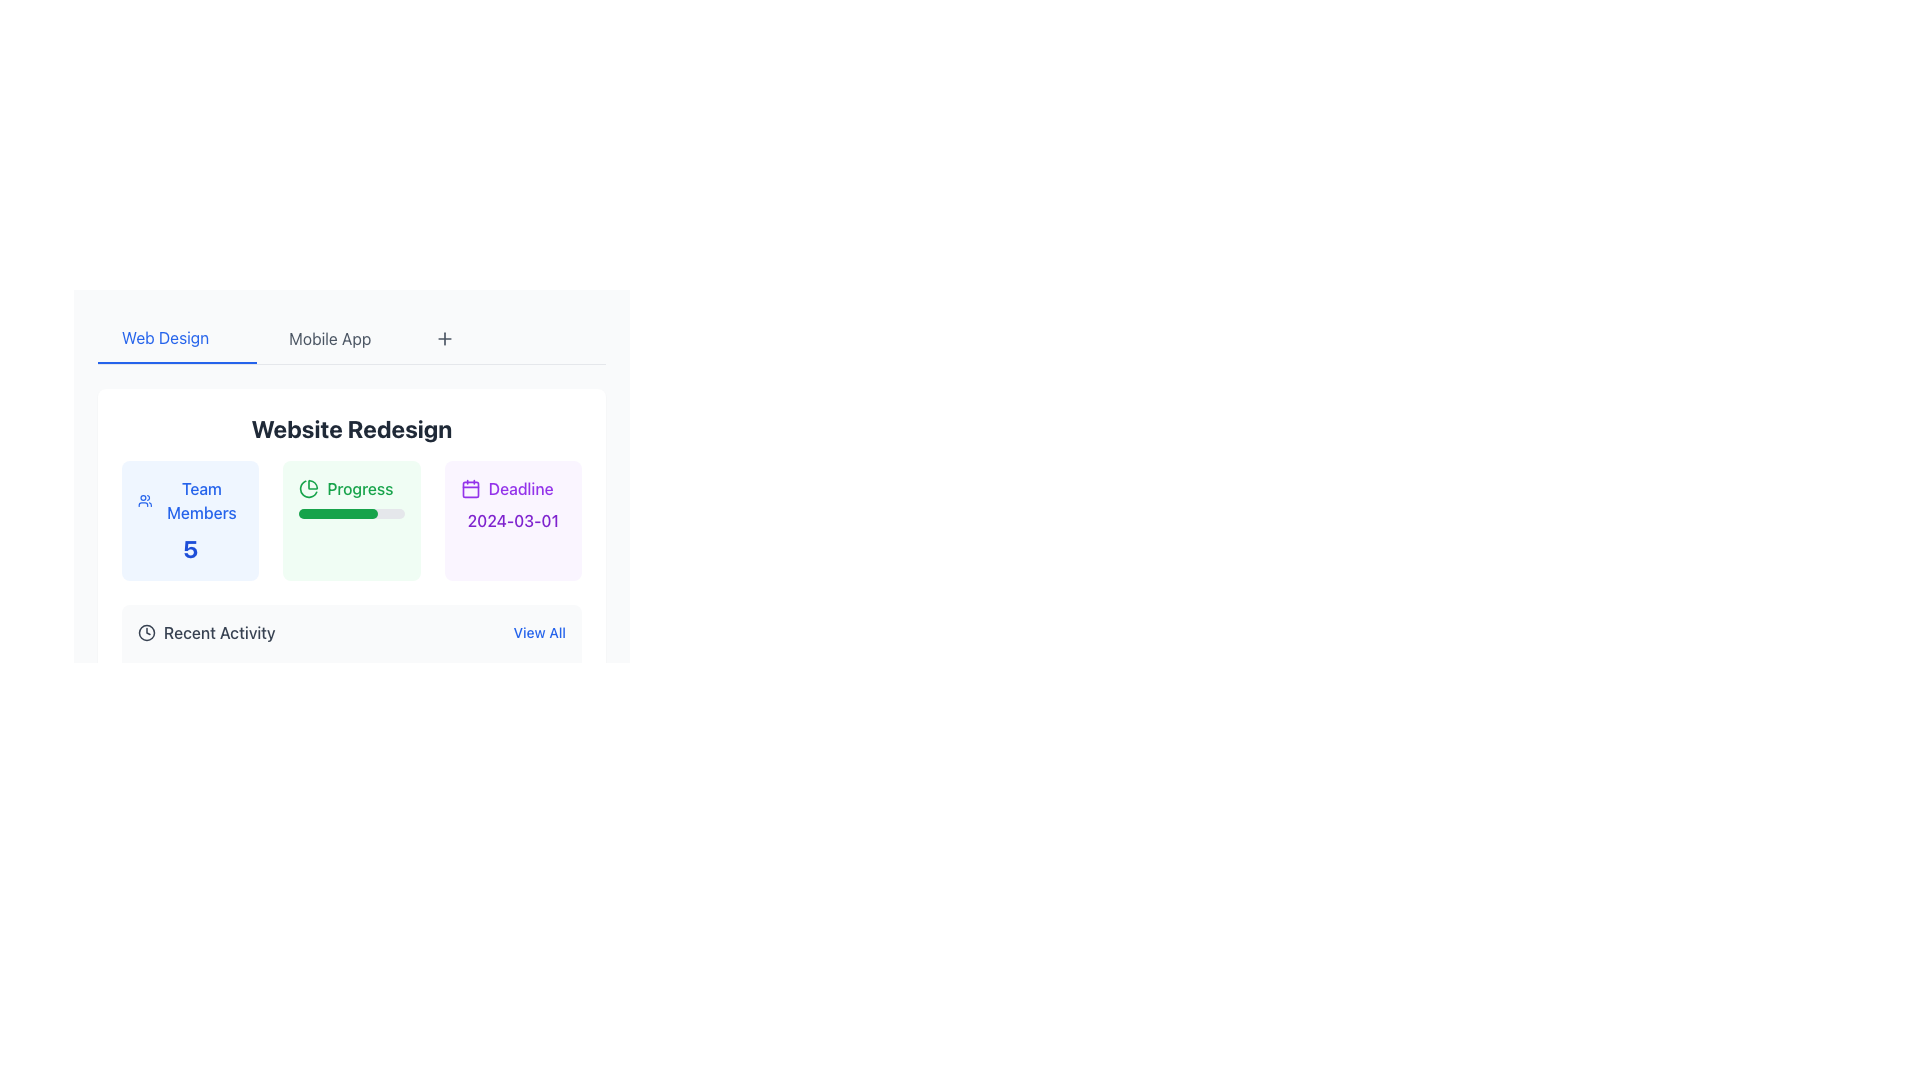 This screenshot has width=1920, height=1080. Describe the element at coordinates (177, 338) in the screenshot. I see `the first menu item on the left in the horizontally arranged menu` at that location.